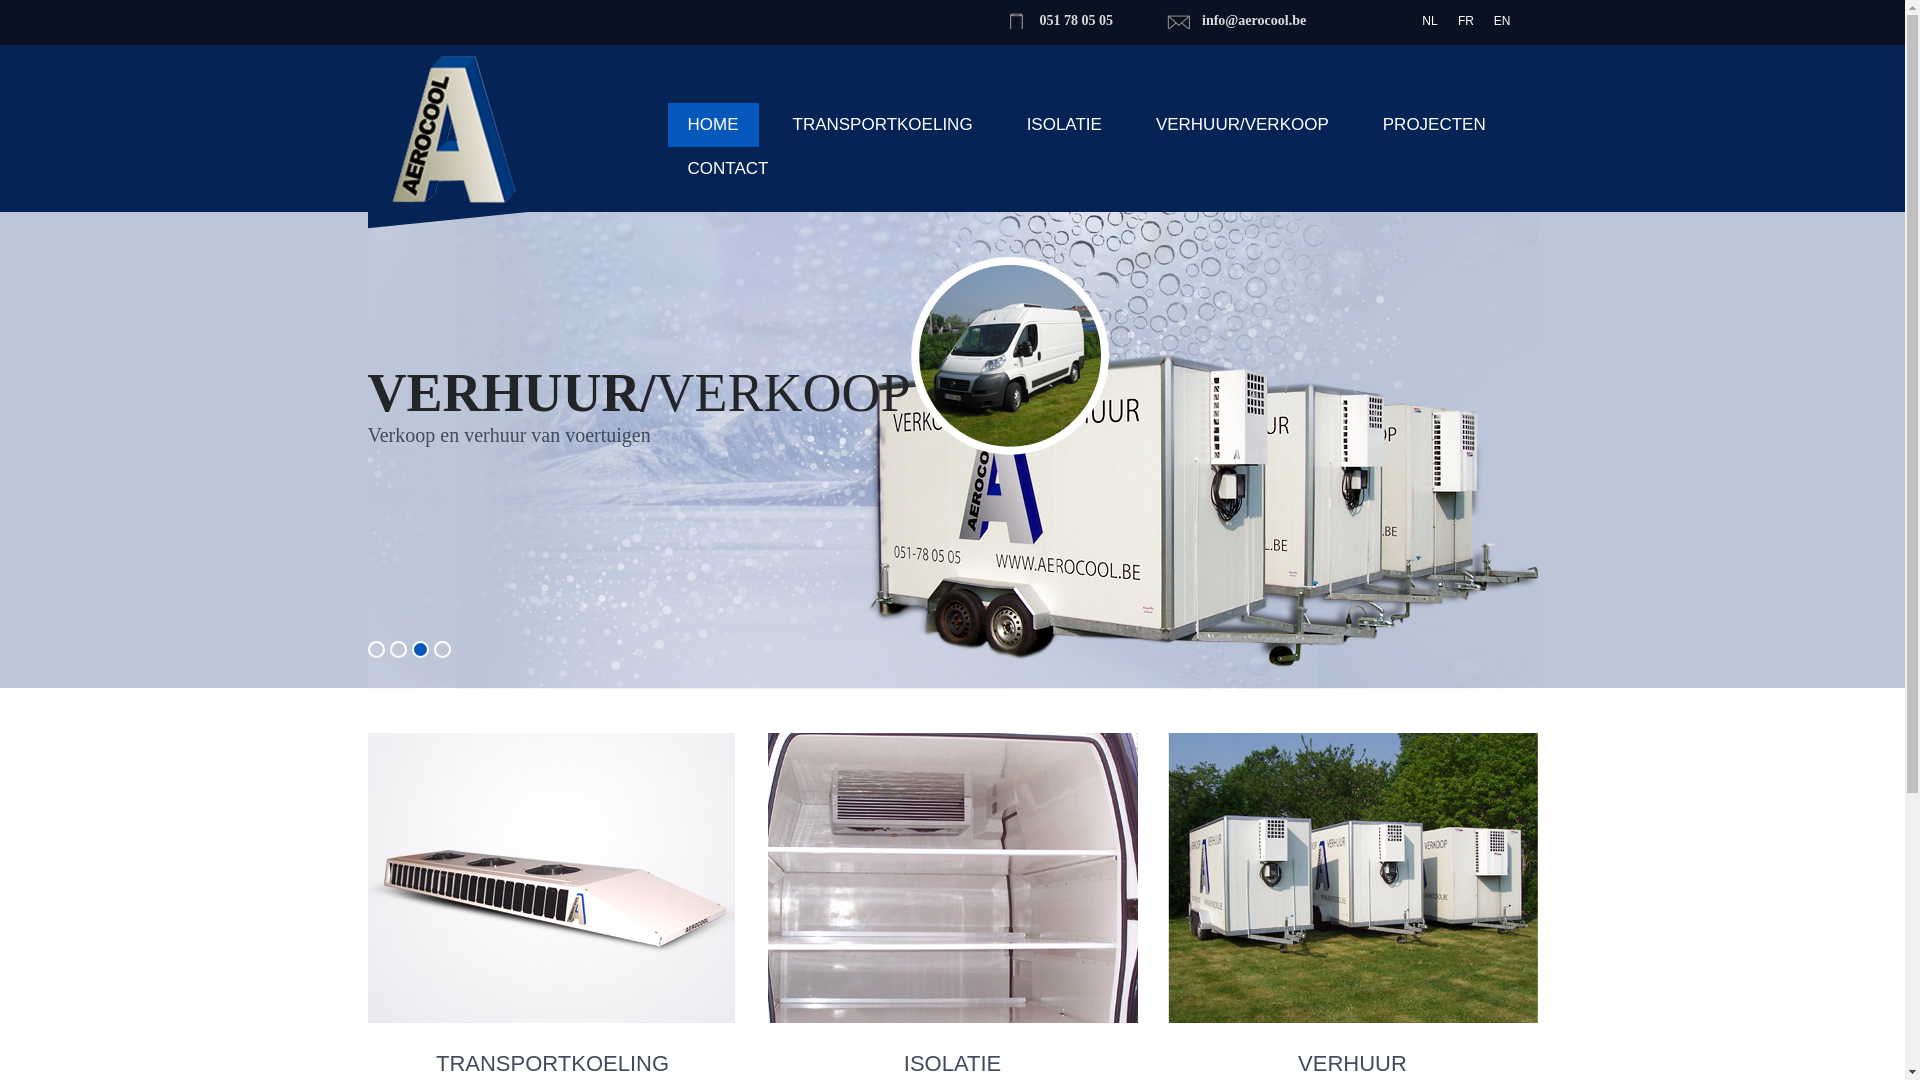  I want to click on 'Aerocool', so click(452, 139).